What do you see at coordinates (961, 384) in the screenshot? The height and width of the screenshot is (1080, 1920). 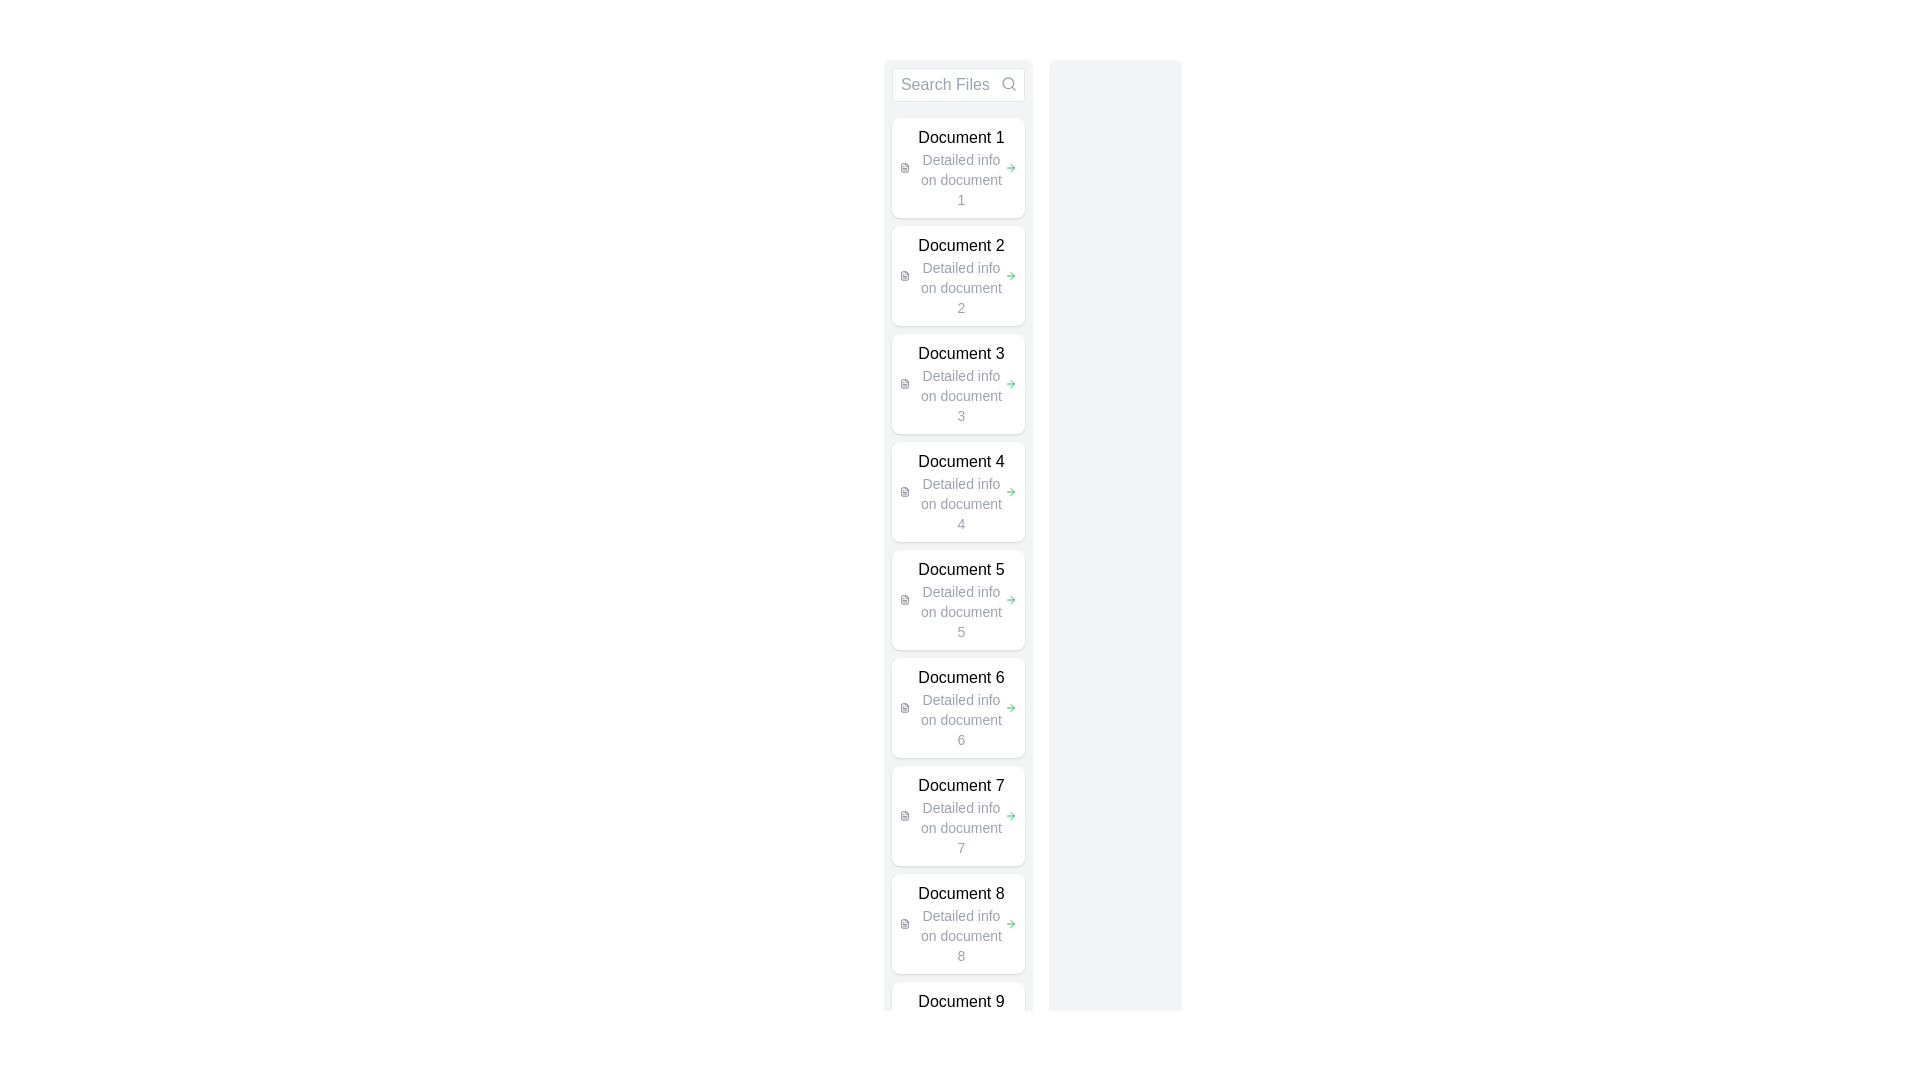 I see `the text block displaying the title 'Document 3'` at bounding box center [961, 384].